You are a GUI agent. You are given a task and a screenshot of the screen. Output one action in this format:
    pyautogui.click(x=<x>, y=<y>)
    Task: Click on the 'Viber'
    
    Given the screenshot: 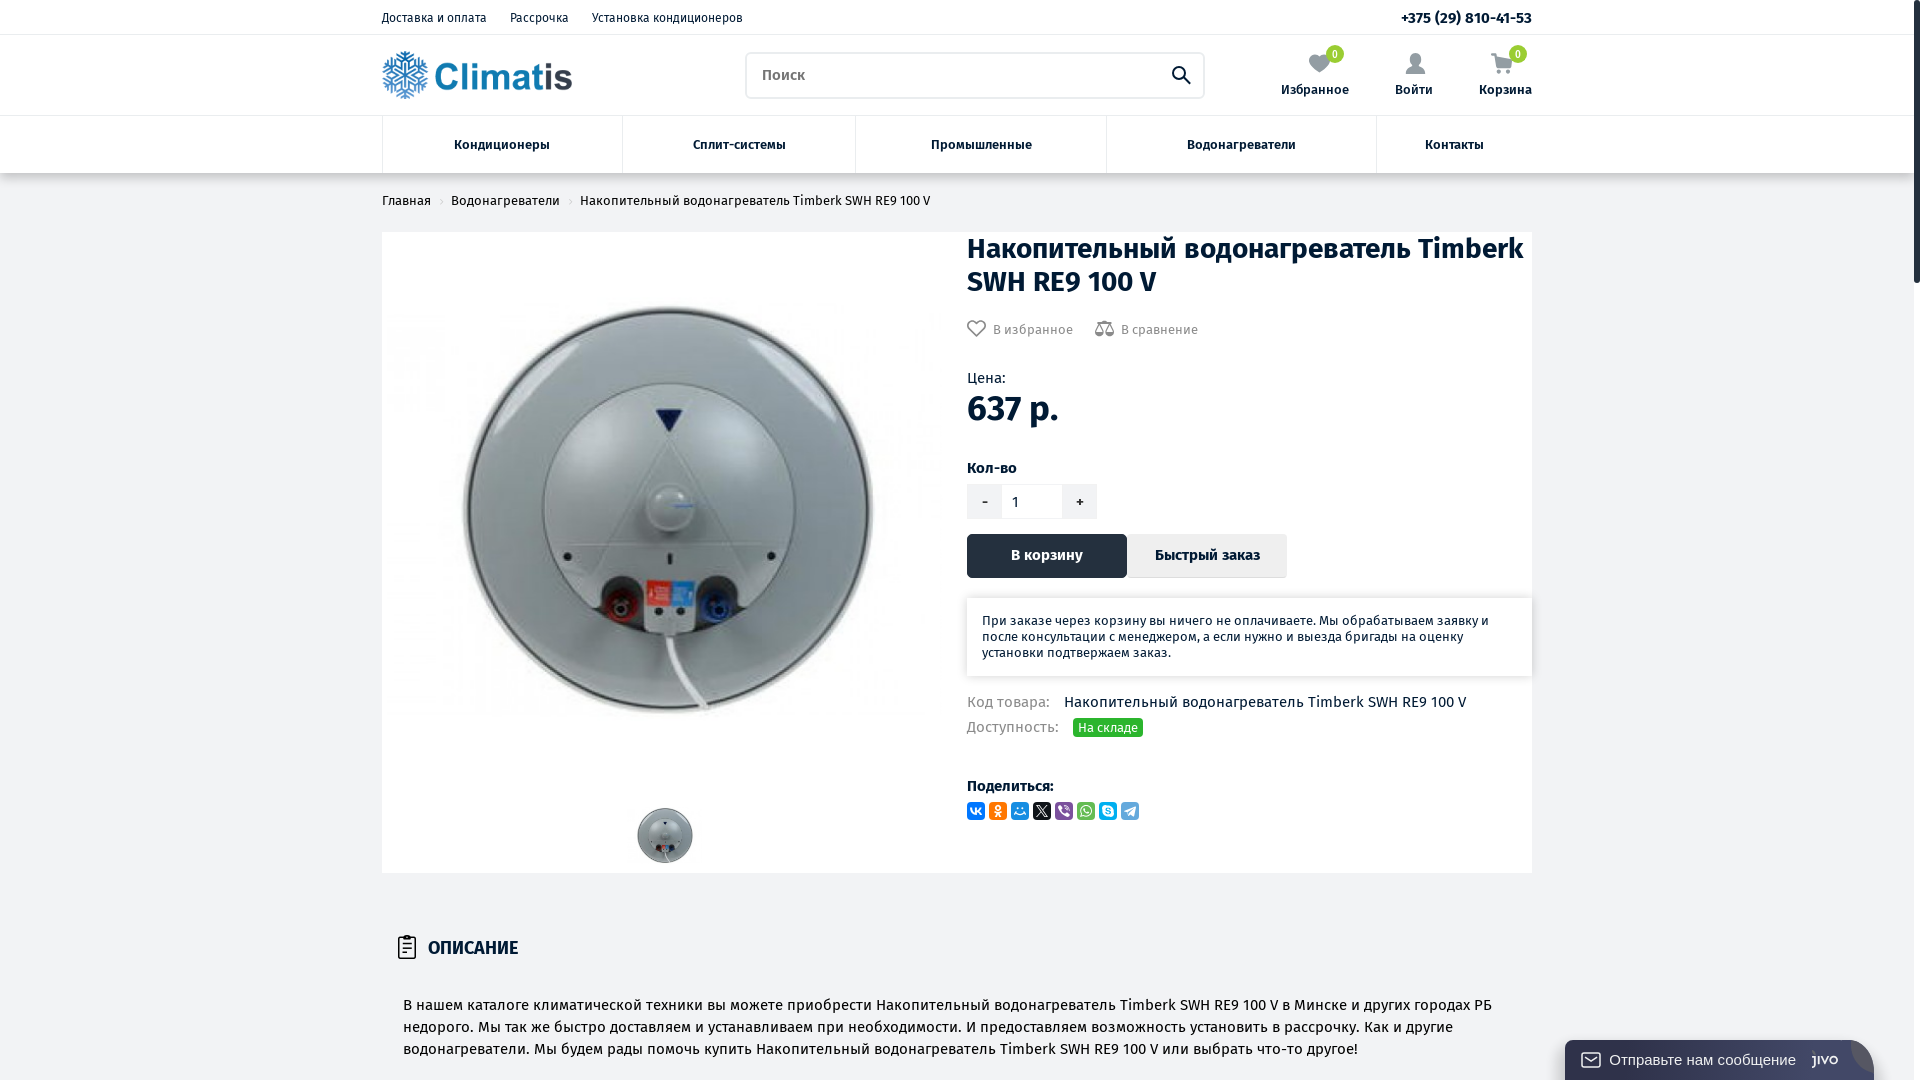 What is the action you would take?
    pyautogui.click(x=1063, y=810)
    